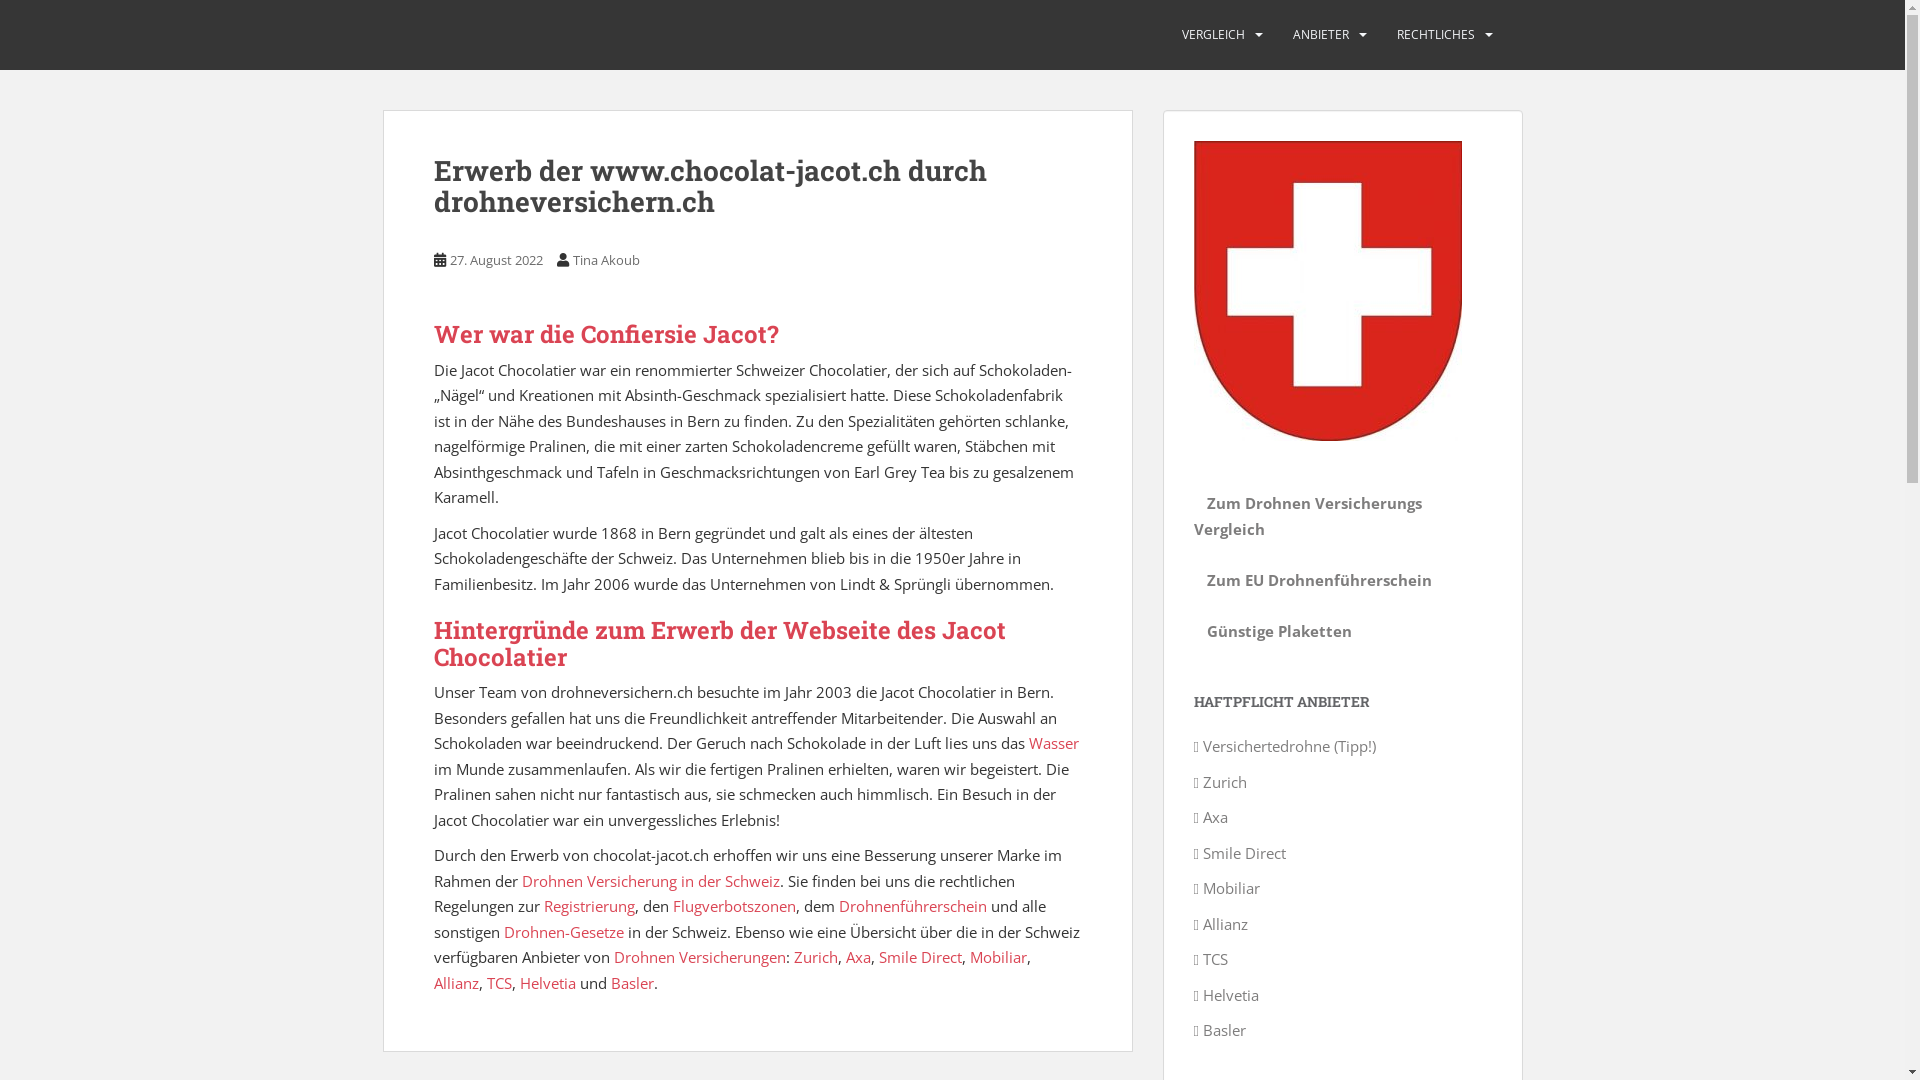 The width and height of the screenshot is (1920, 1080). Describe the element at coordinates (485, 982) in the screenshot. I see `'TCS'` at that location.